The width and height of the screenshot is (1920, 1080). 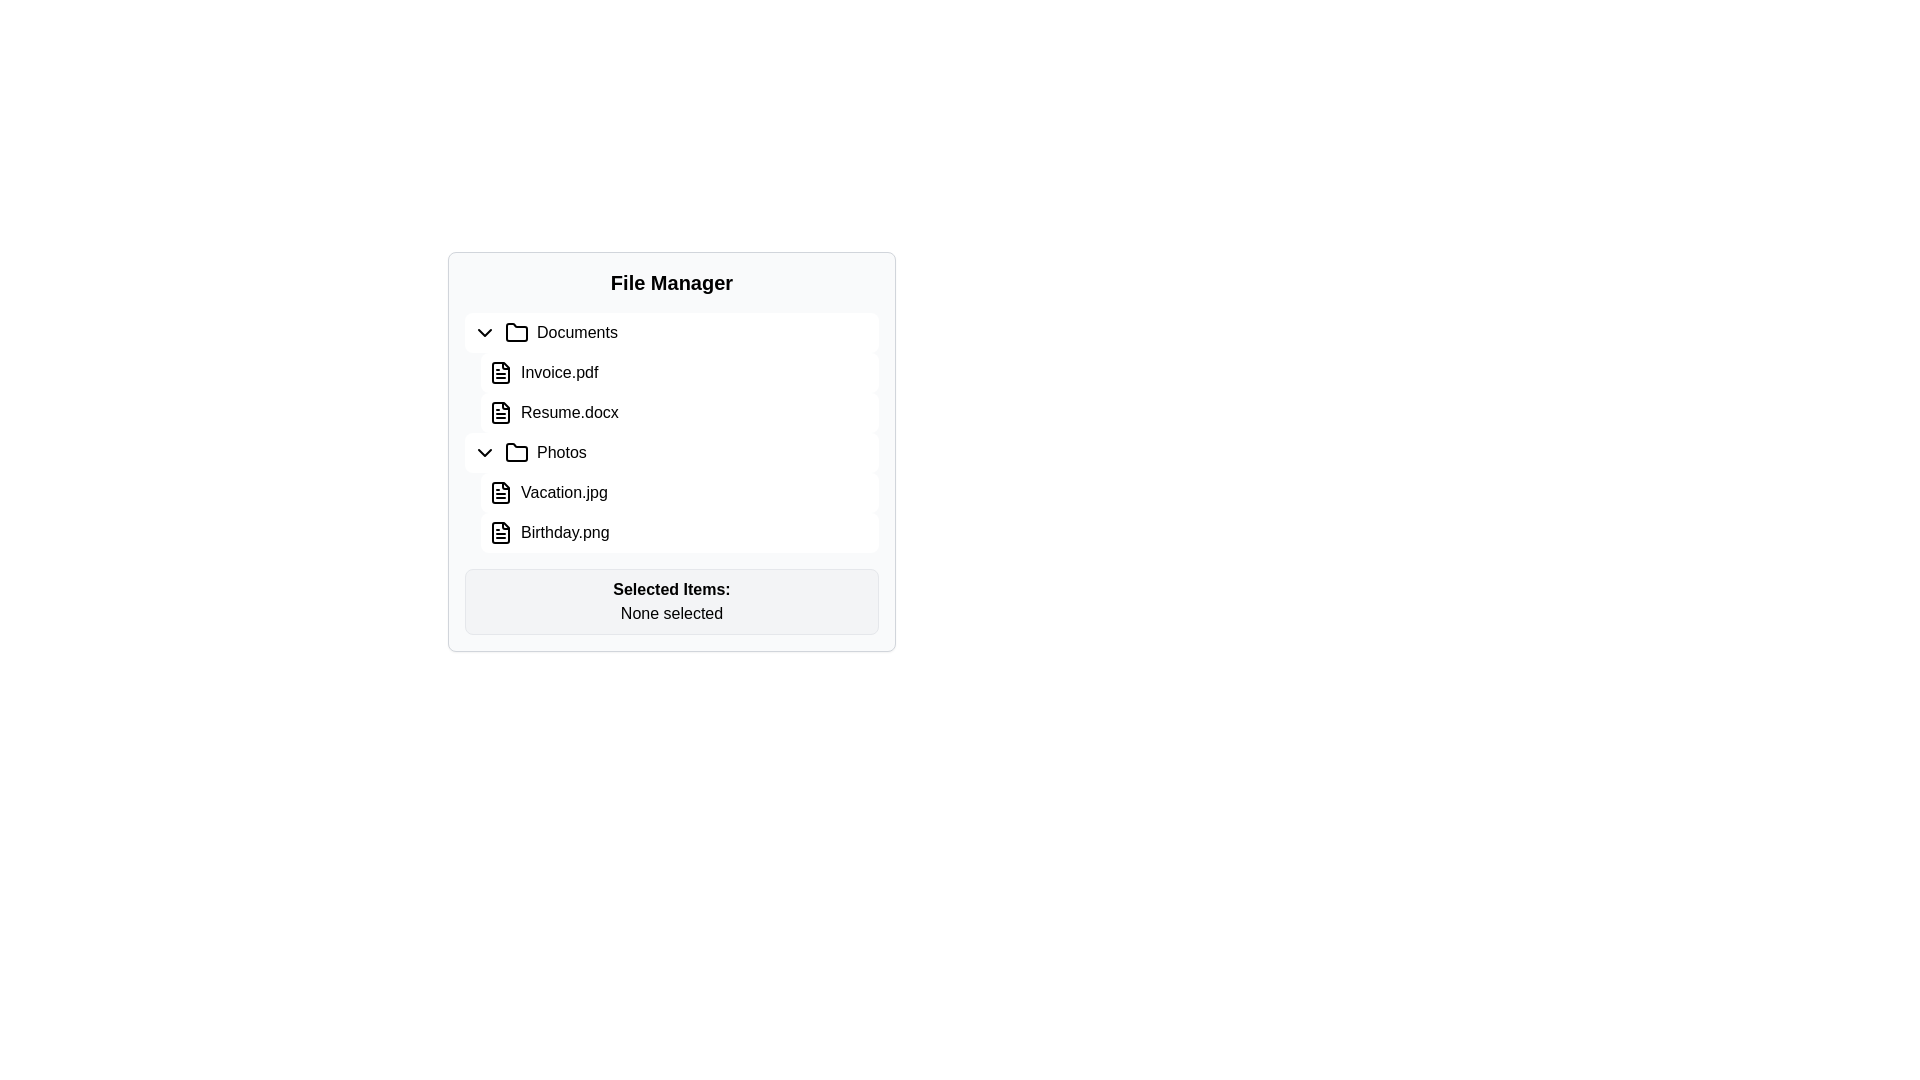 I want to click on the text label 'Birthday.png', so click(x=564, y=531).